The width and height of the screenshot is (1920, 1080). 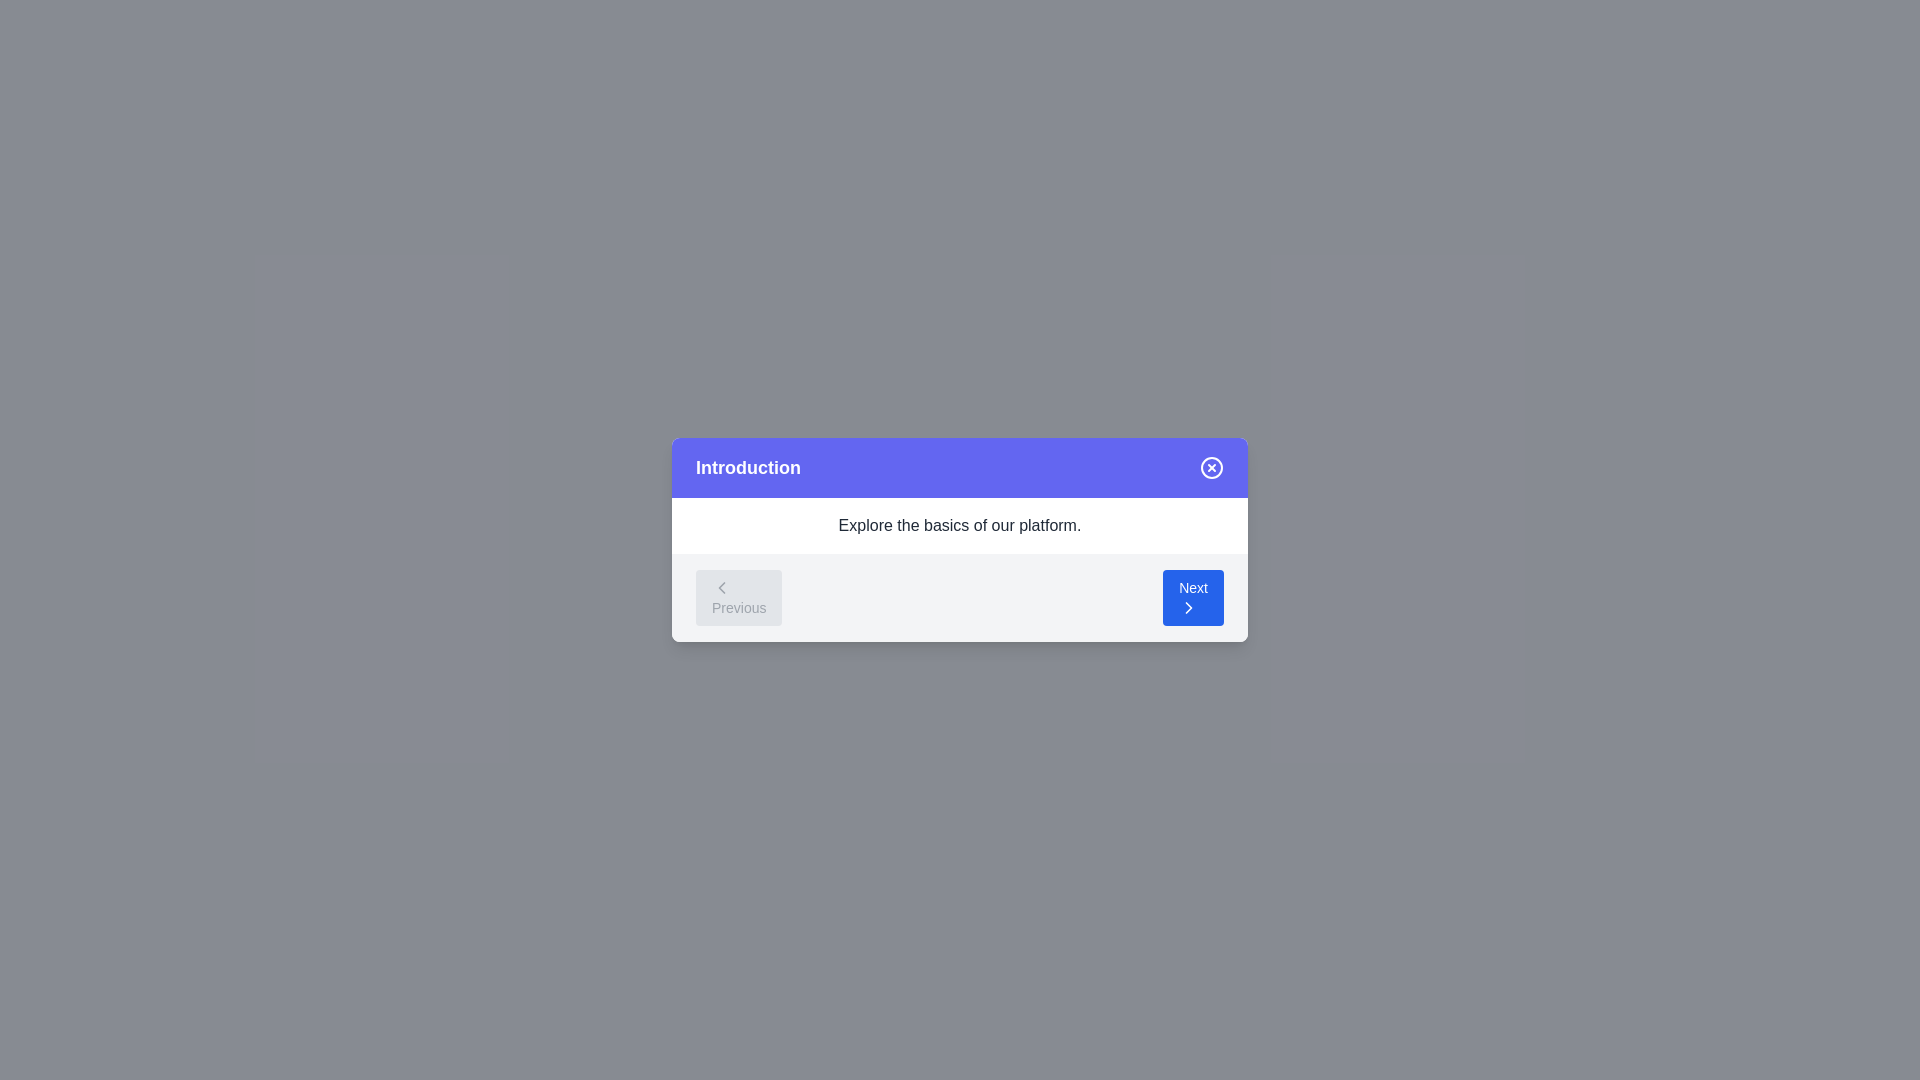 I want to click on the static text element displaying 'Explore the basics of our platform.' which is located centrally beneath the purple header 'Introduction' within a modal interface, so click(x=960, y=524).